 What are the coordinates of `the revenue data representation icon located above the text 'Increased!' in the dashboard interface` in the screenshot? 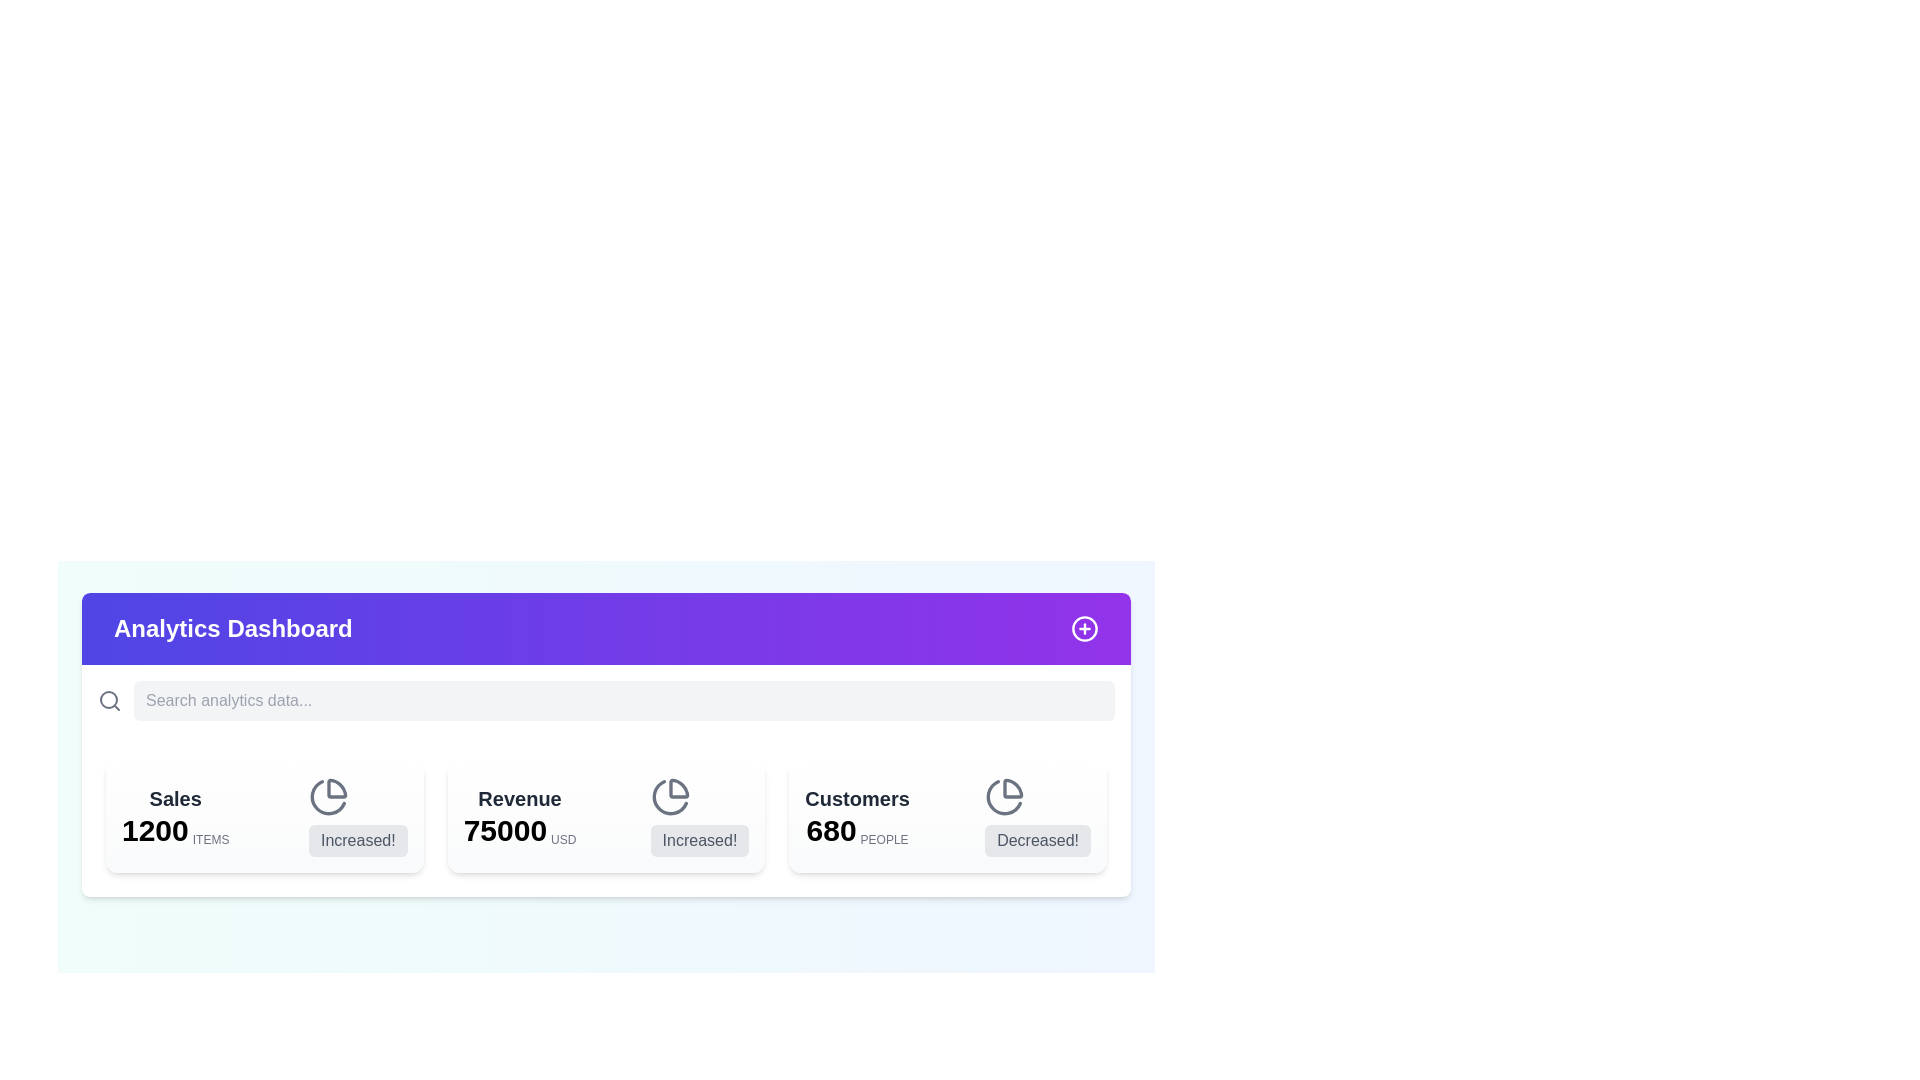 It's located at (670, 796).